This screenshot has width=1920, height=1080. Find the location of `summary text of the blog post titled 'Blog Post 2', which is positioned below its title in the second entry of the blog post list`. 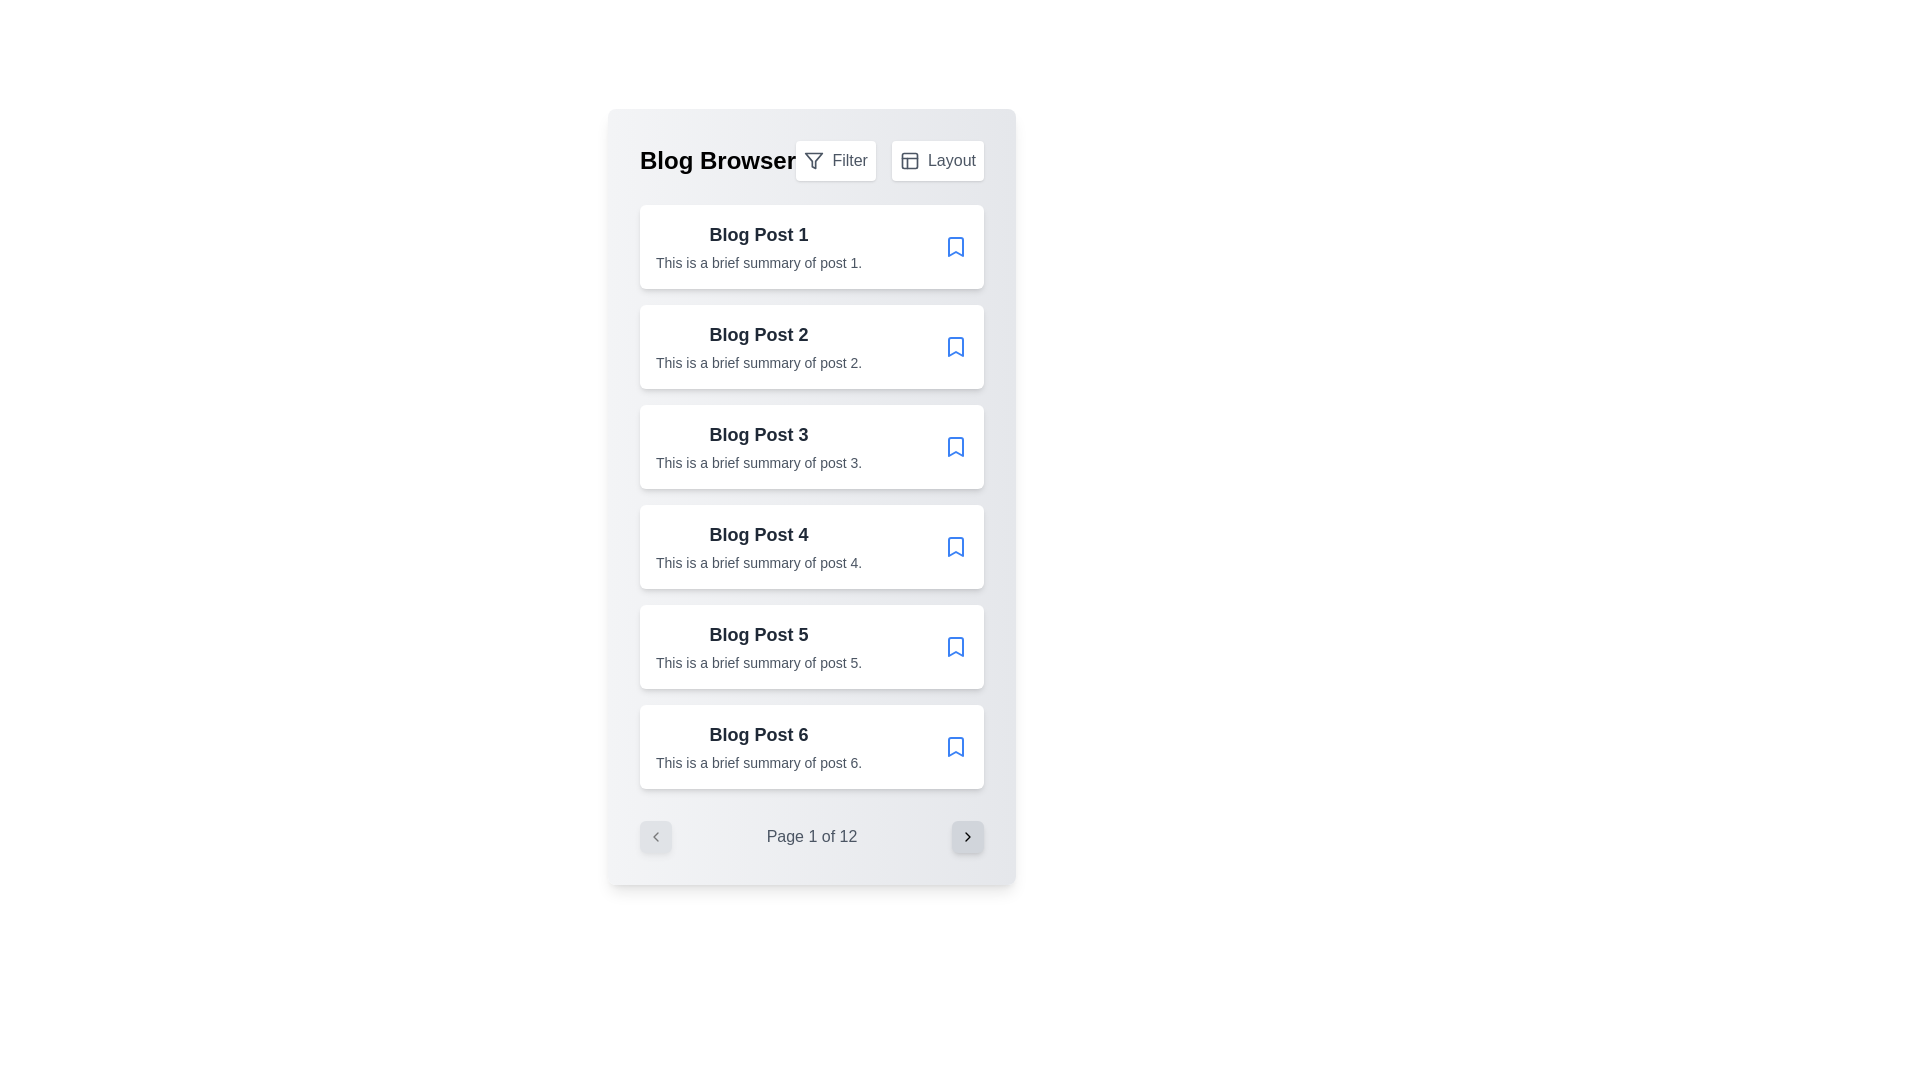

summary text of the blog post titled 'Blog Post 2', which is positioned below its title in the second entry of the blog post list is located at coordinates (758, 362).